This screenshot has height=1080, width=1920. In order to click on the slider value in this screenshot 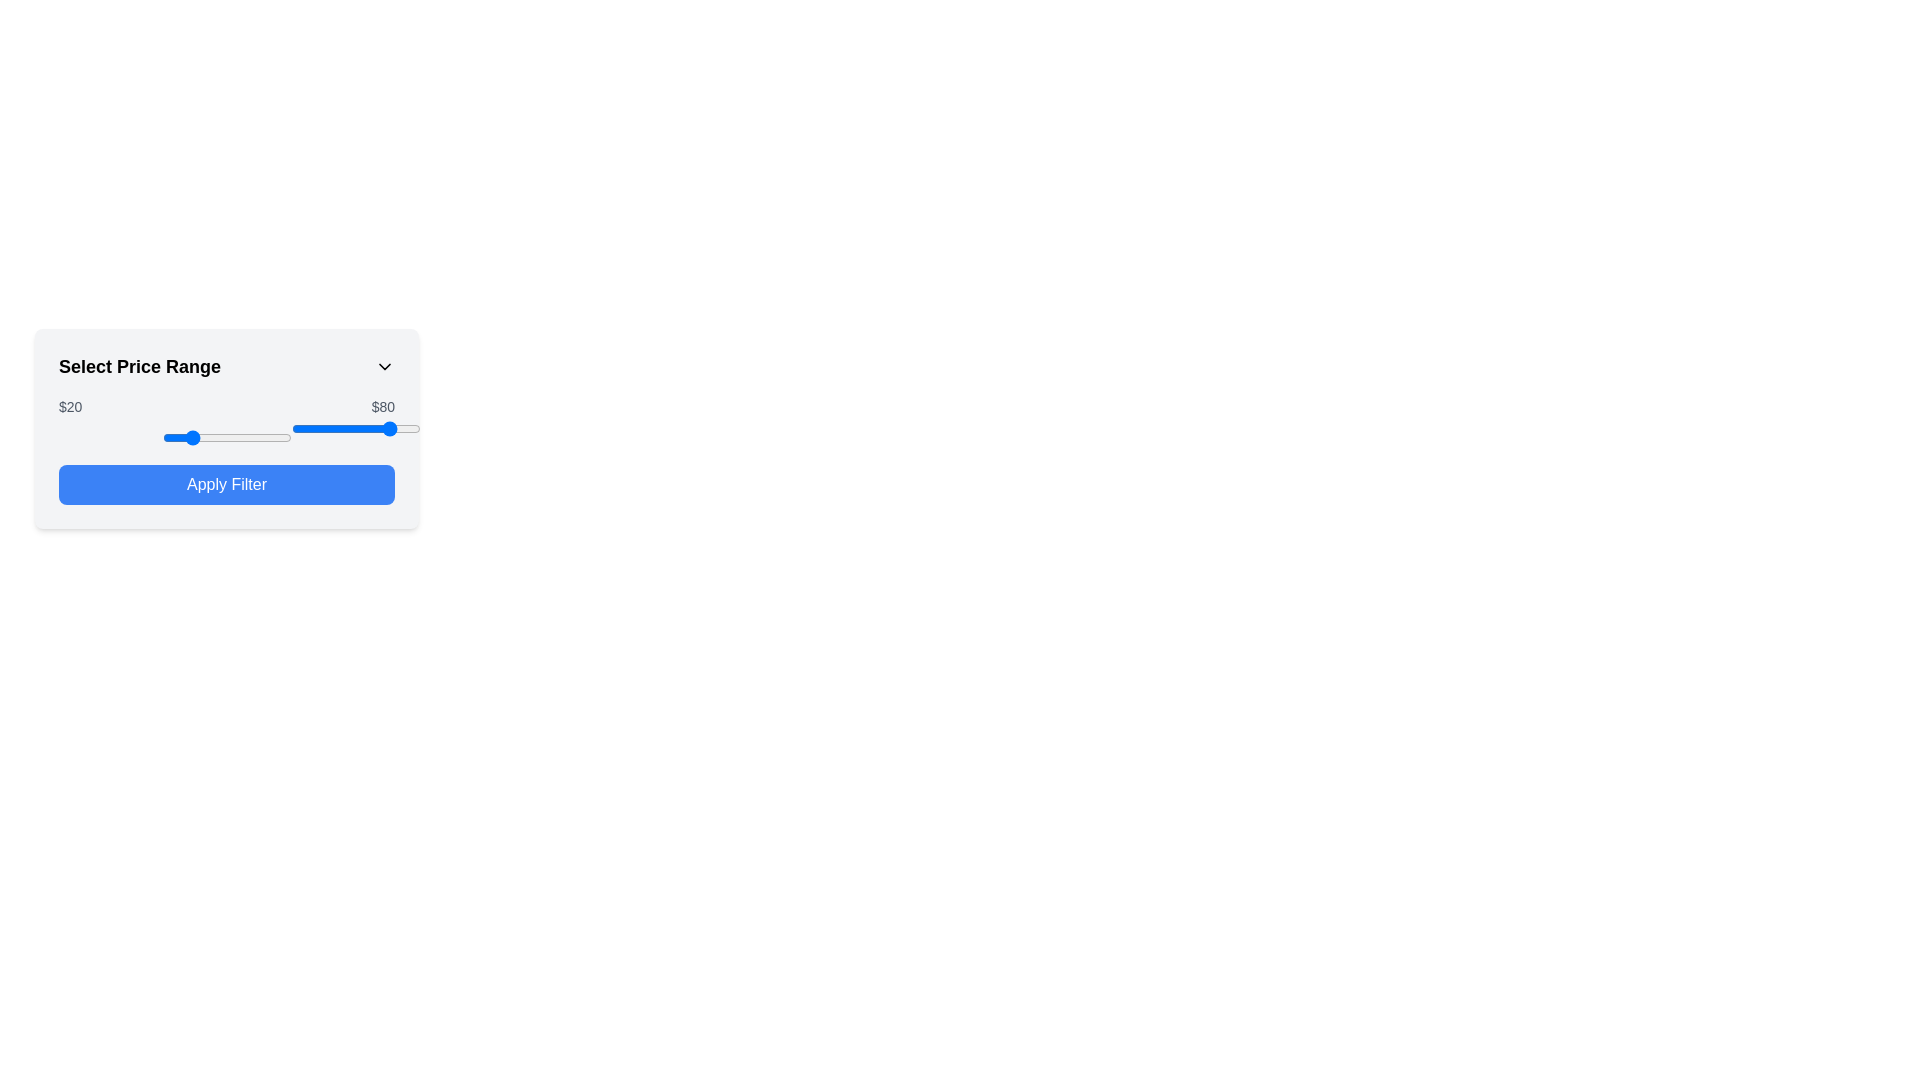, I will do `click(269, 437)`.